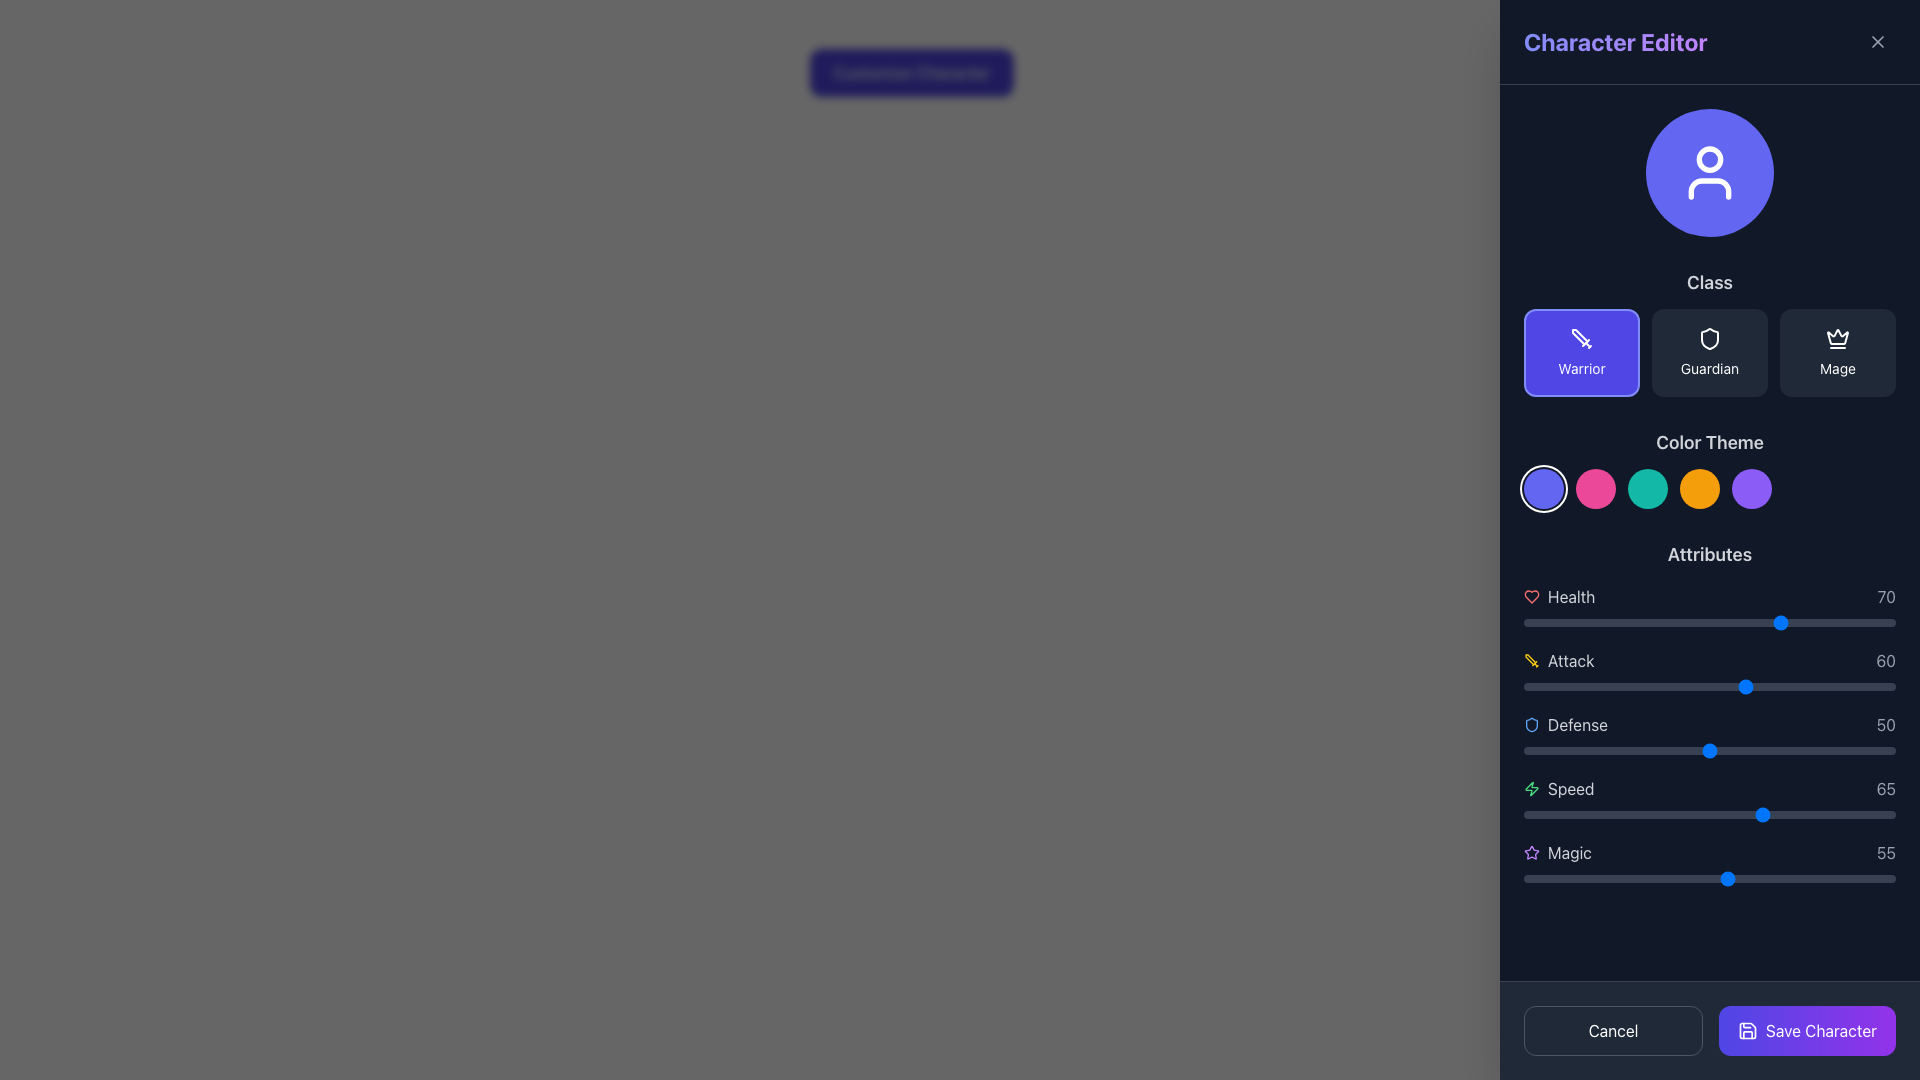  Describe the element at coordinates (1595, 489) in the screenshot. I see `the second circular pink button in the 'Color Theme' section of the Character Editor` at that location.